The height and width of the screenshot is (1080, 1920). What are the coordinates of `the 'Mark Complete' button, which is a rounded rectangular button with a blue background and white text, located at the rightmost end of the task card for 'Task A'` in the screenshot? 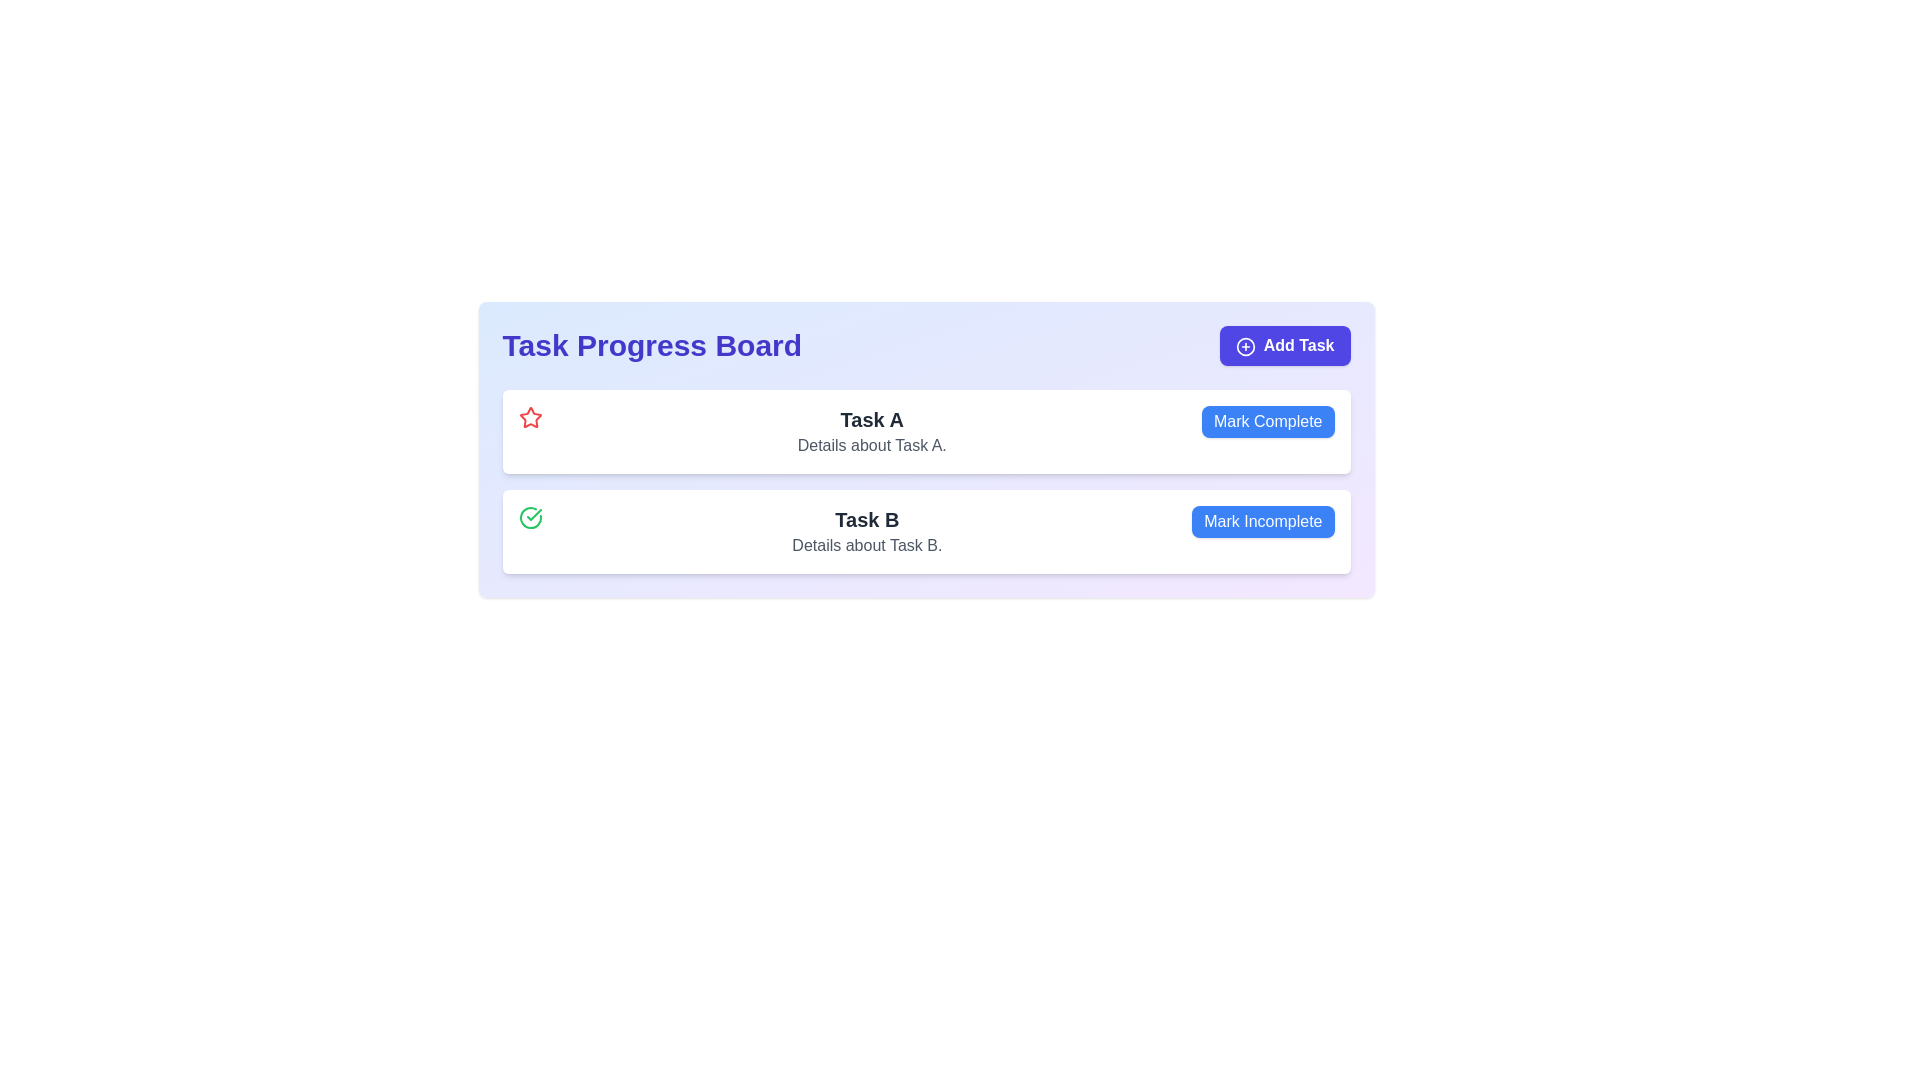 It's located at (1267, 420).